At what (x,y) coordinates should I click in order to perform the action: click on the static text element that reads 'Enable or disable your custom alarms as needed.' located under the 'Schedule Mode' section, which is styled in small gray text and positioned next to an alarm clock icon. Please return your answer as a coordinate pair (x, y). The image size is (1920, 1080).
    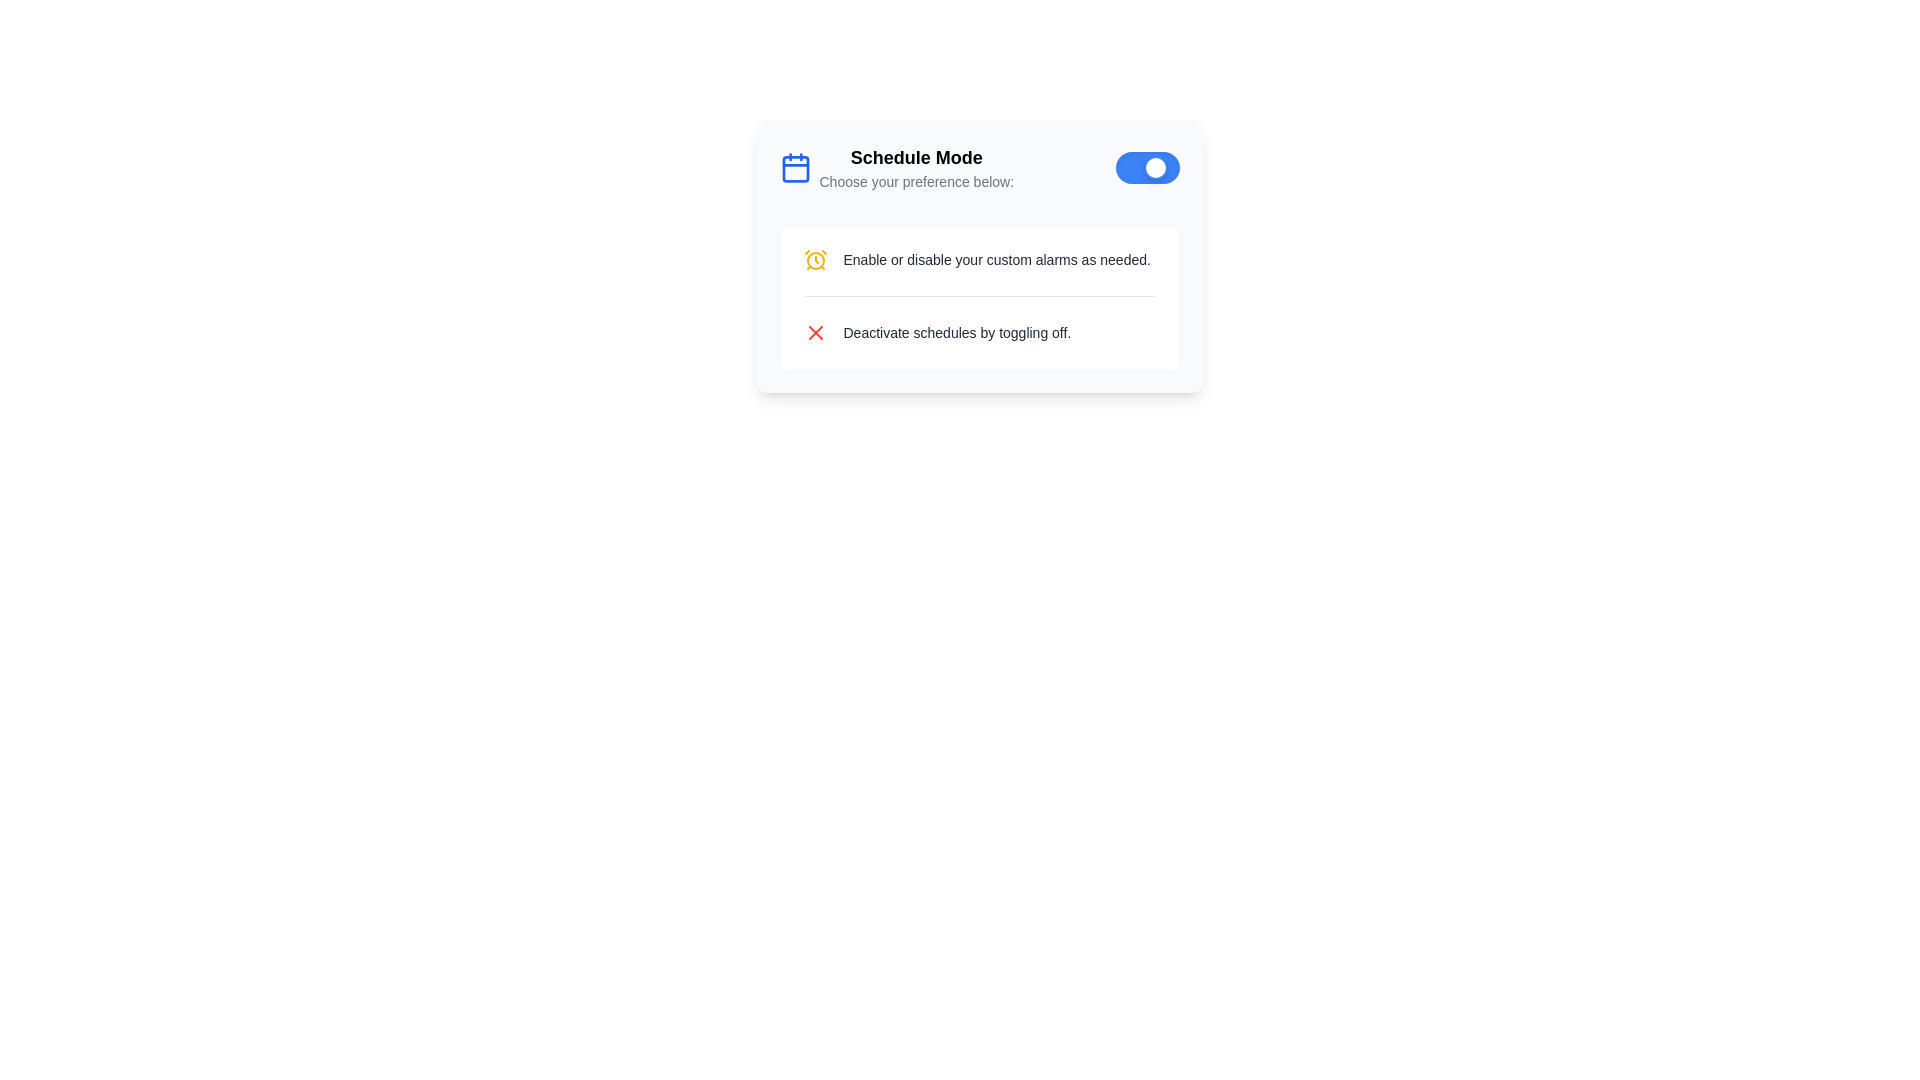
    Looking at the image, I should click on (997, 258).